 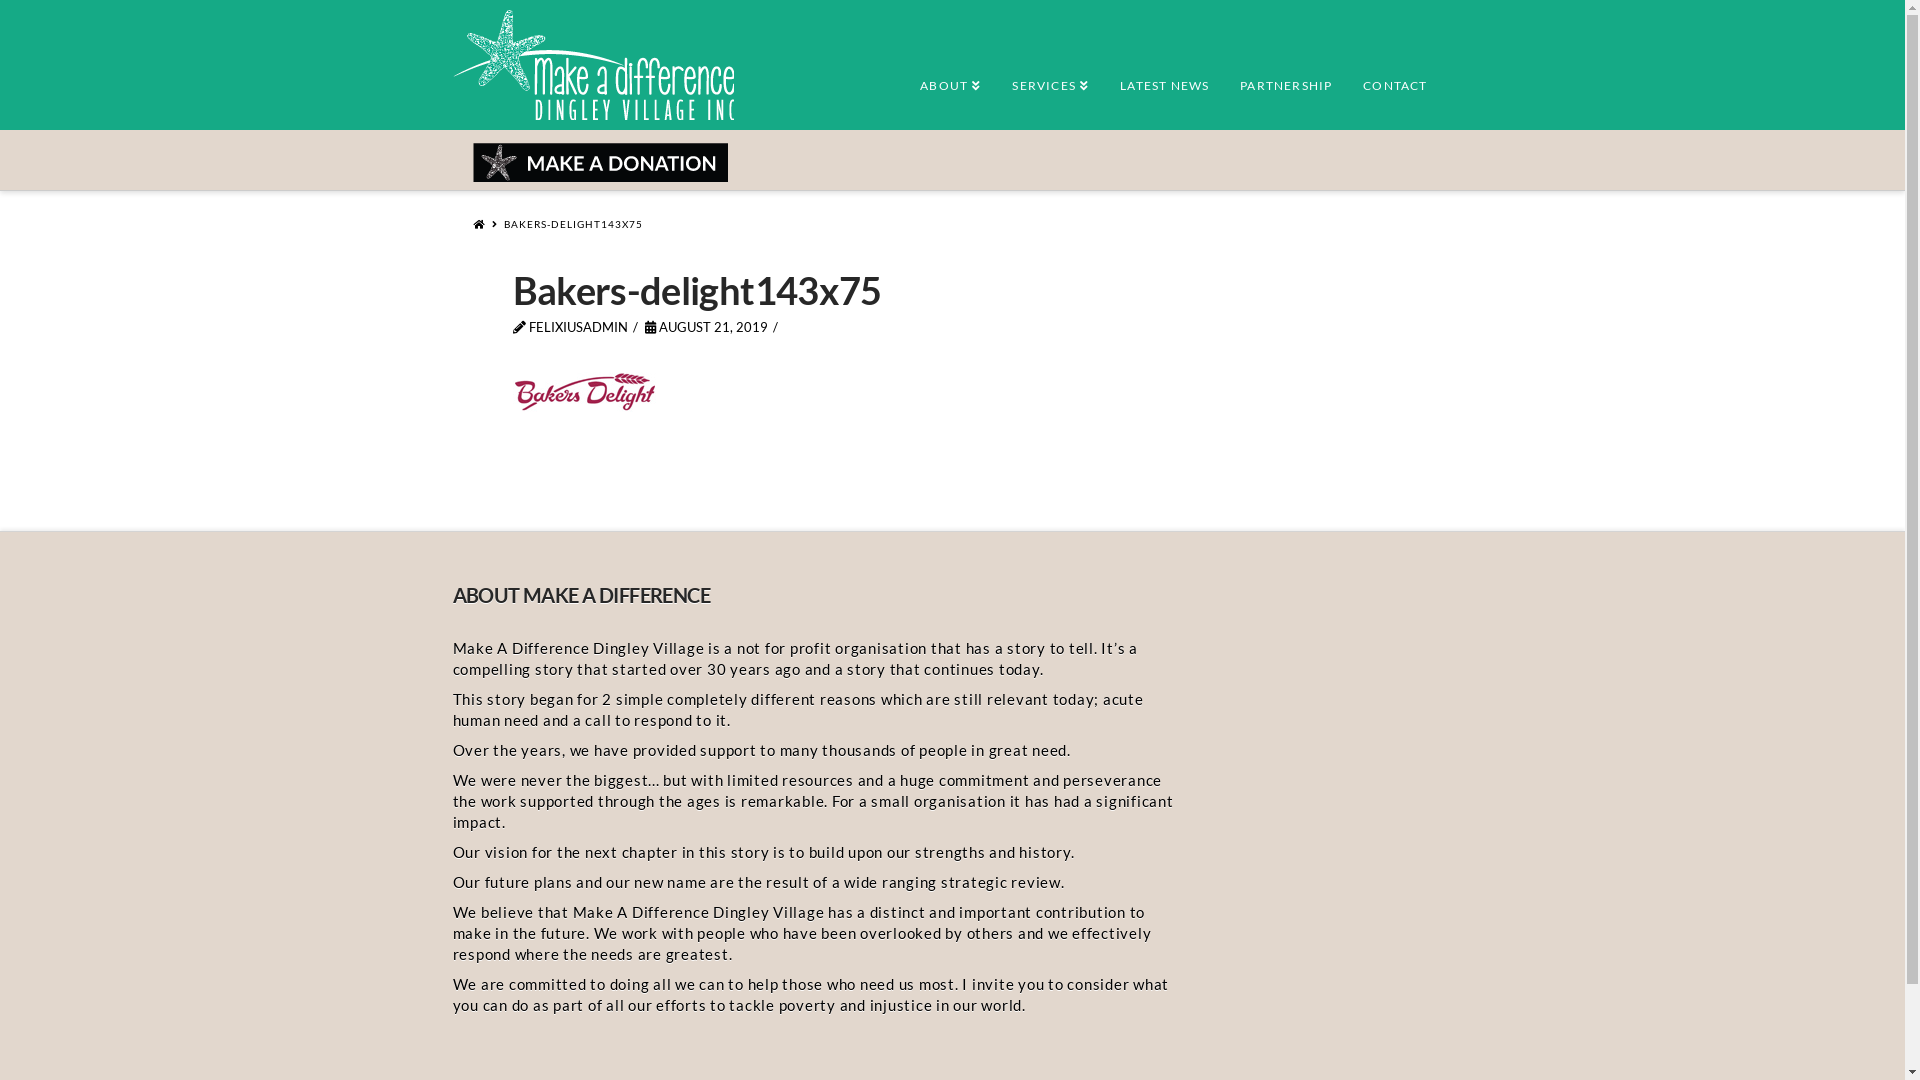 What do you see at coordinates (1163, 73) in the screenshot?
I see `'LATEST NEWS'` at bounding box center [1163, 73].